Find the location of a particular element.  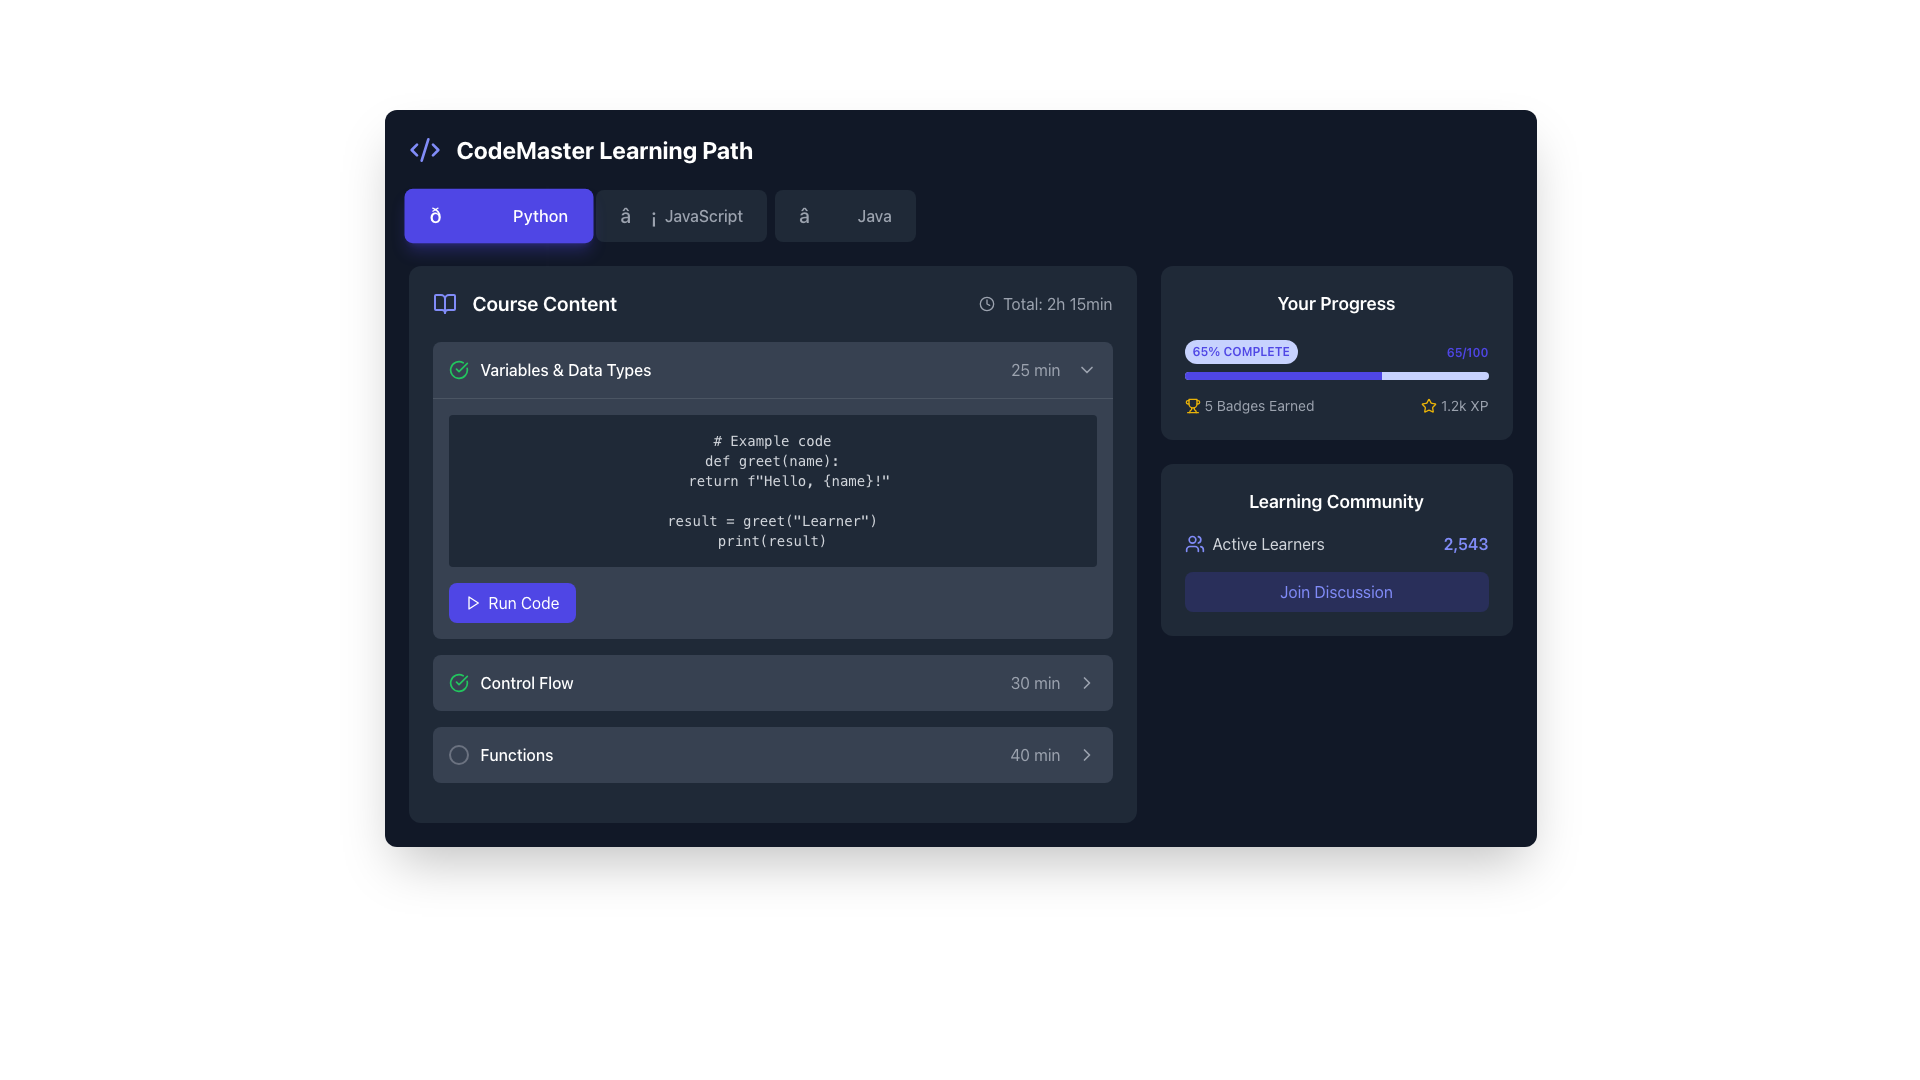

the 'Java' tab button, which displays the text 'Java' in a medium-weight font and is part of the horizontal menu at the top of the interface is located at coordinates (874, 216).